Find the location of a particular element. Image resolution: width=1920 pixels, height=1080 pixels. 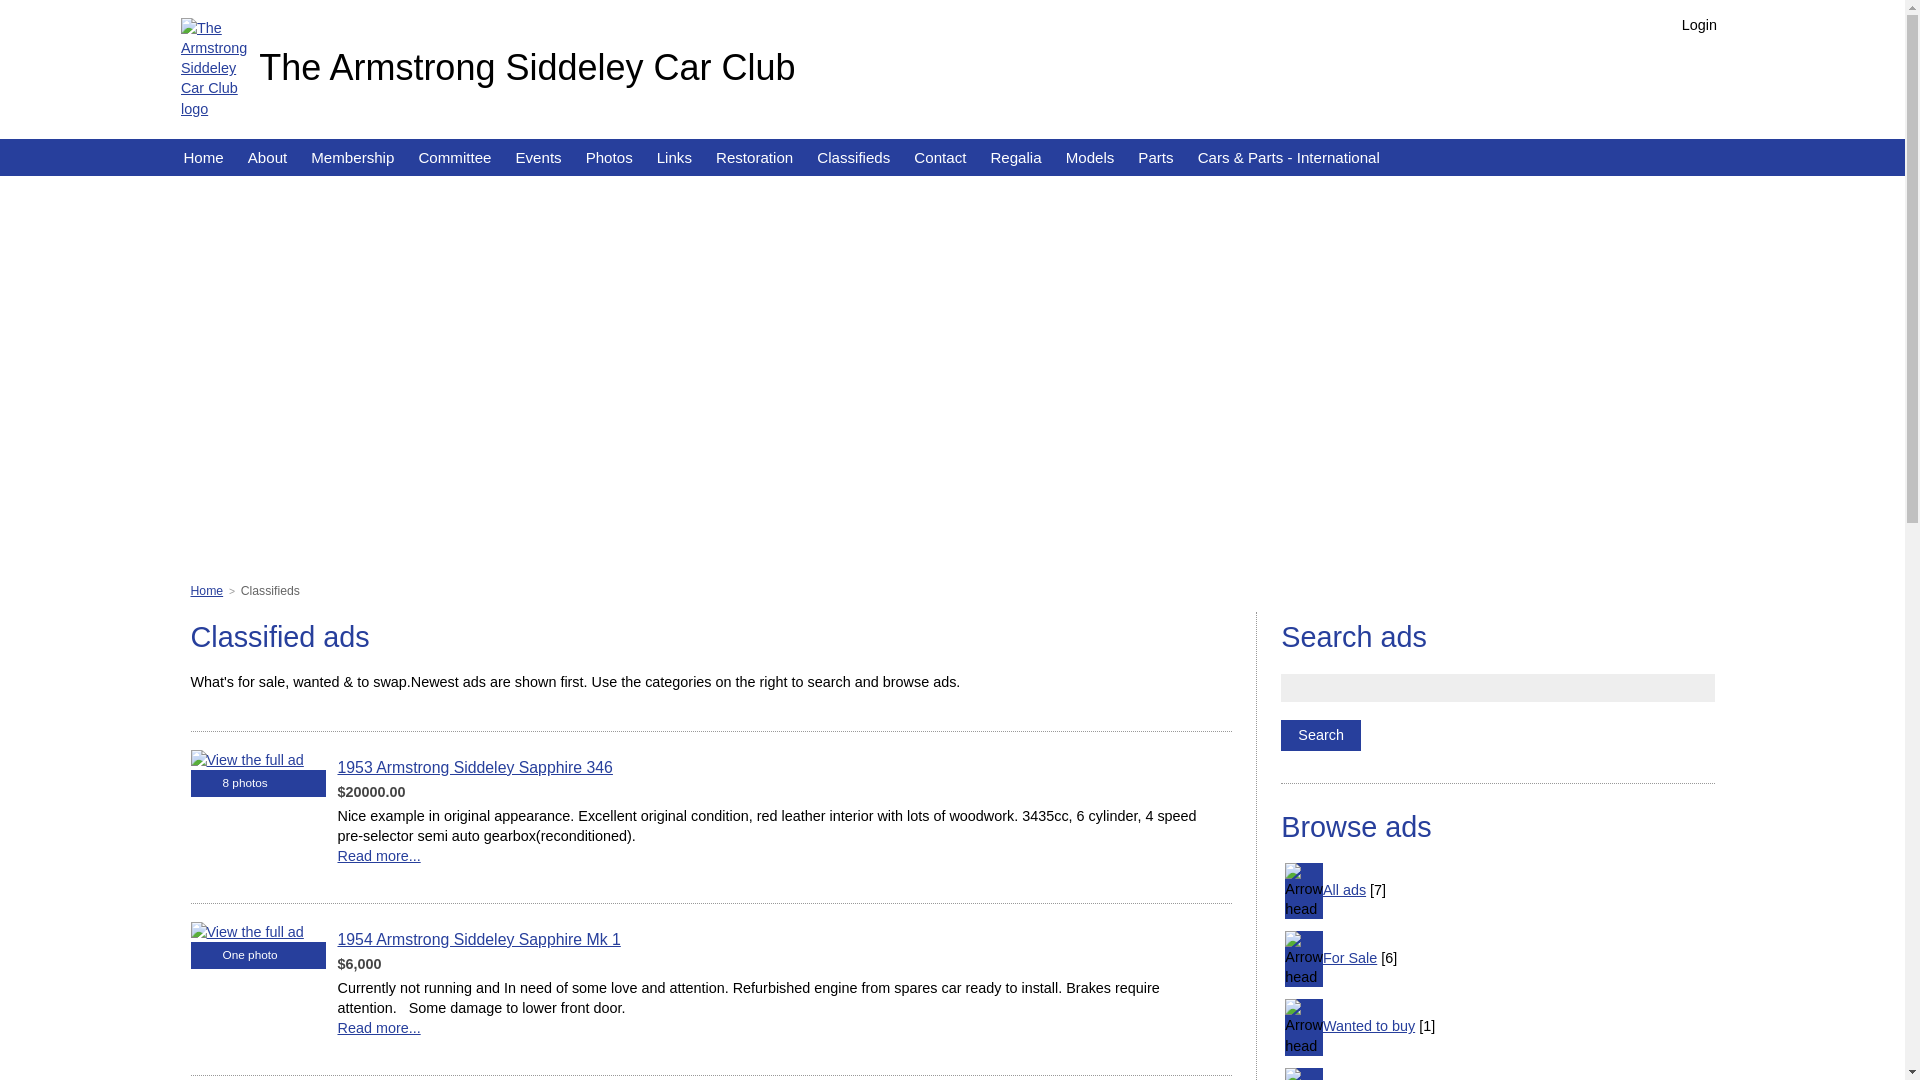

'View the full ad' is located at coordinates (190, 932).